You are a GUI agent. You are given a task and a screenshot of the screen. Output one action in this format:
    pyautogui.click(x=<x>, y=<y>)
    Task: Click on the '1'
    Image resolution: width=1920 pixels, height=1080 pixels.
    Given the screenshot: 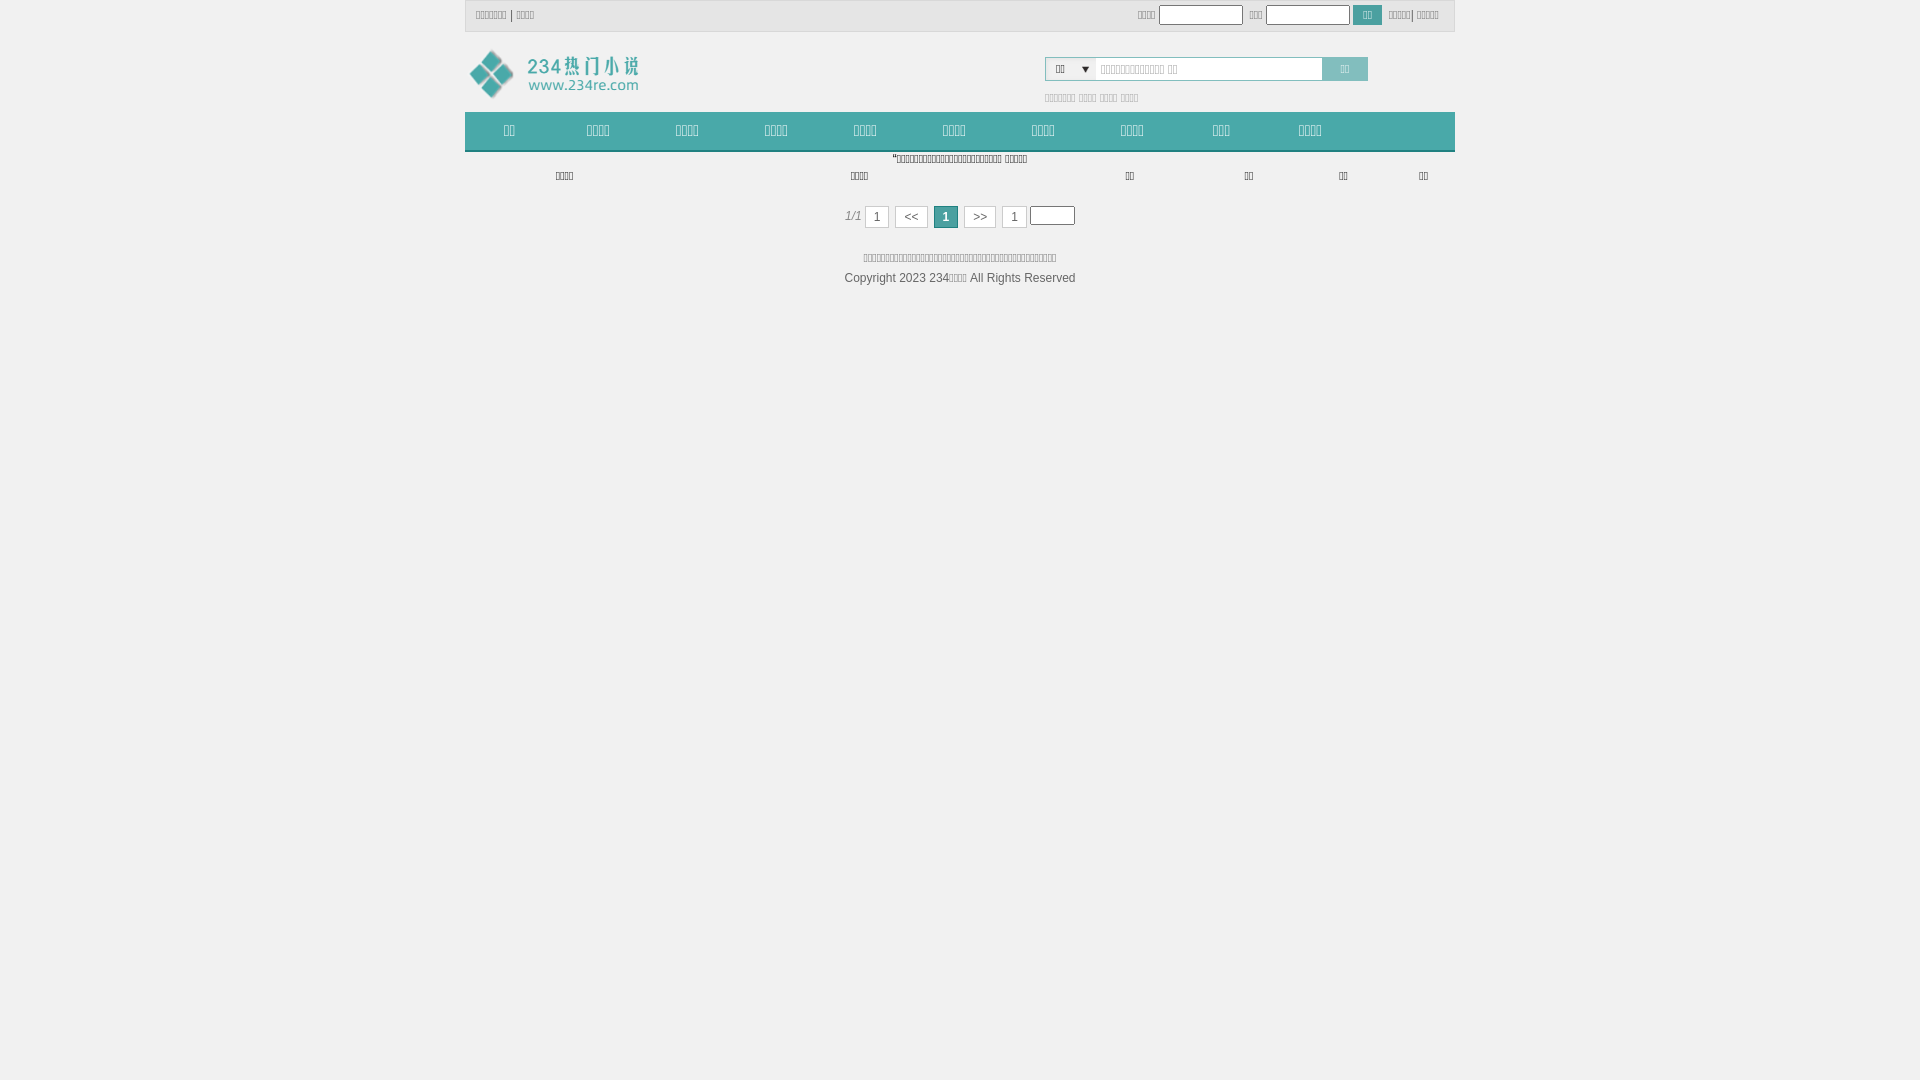 What is the action you would take?
    pyautogui.click(x=877, y=216)
    